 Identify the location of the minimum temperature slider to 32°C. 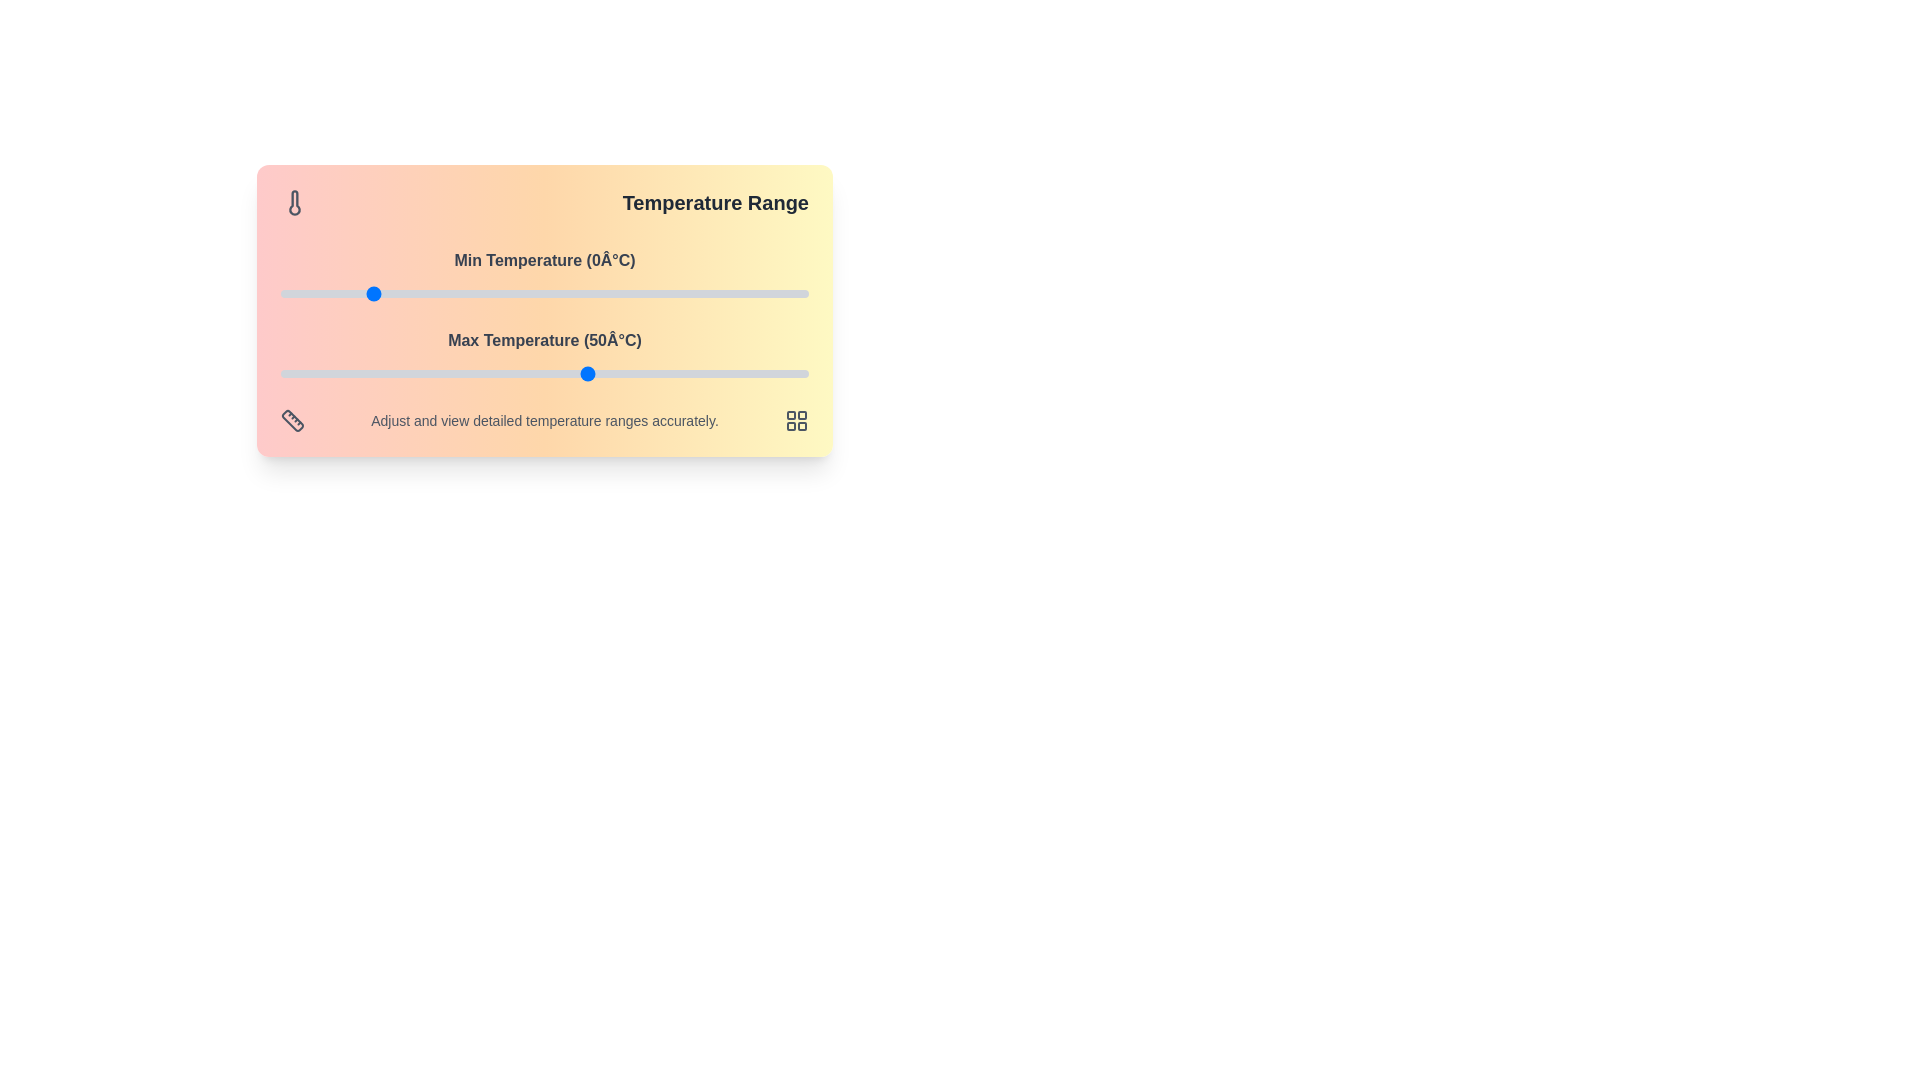
(509, 293).